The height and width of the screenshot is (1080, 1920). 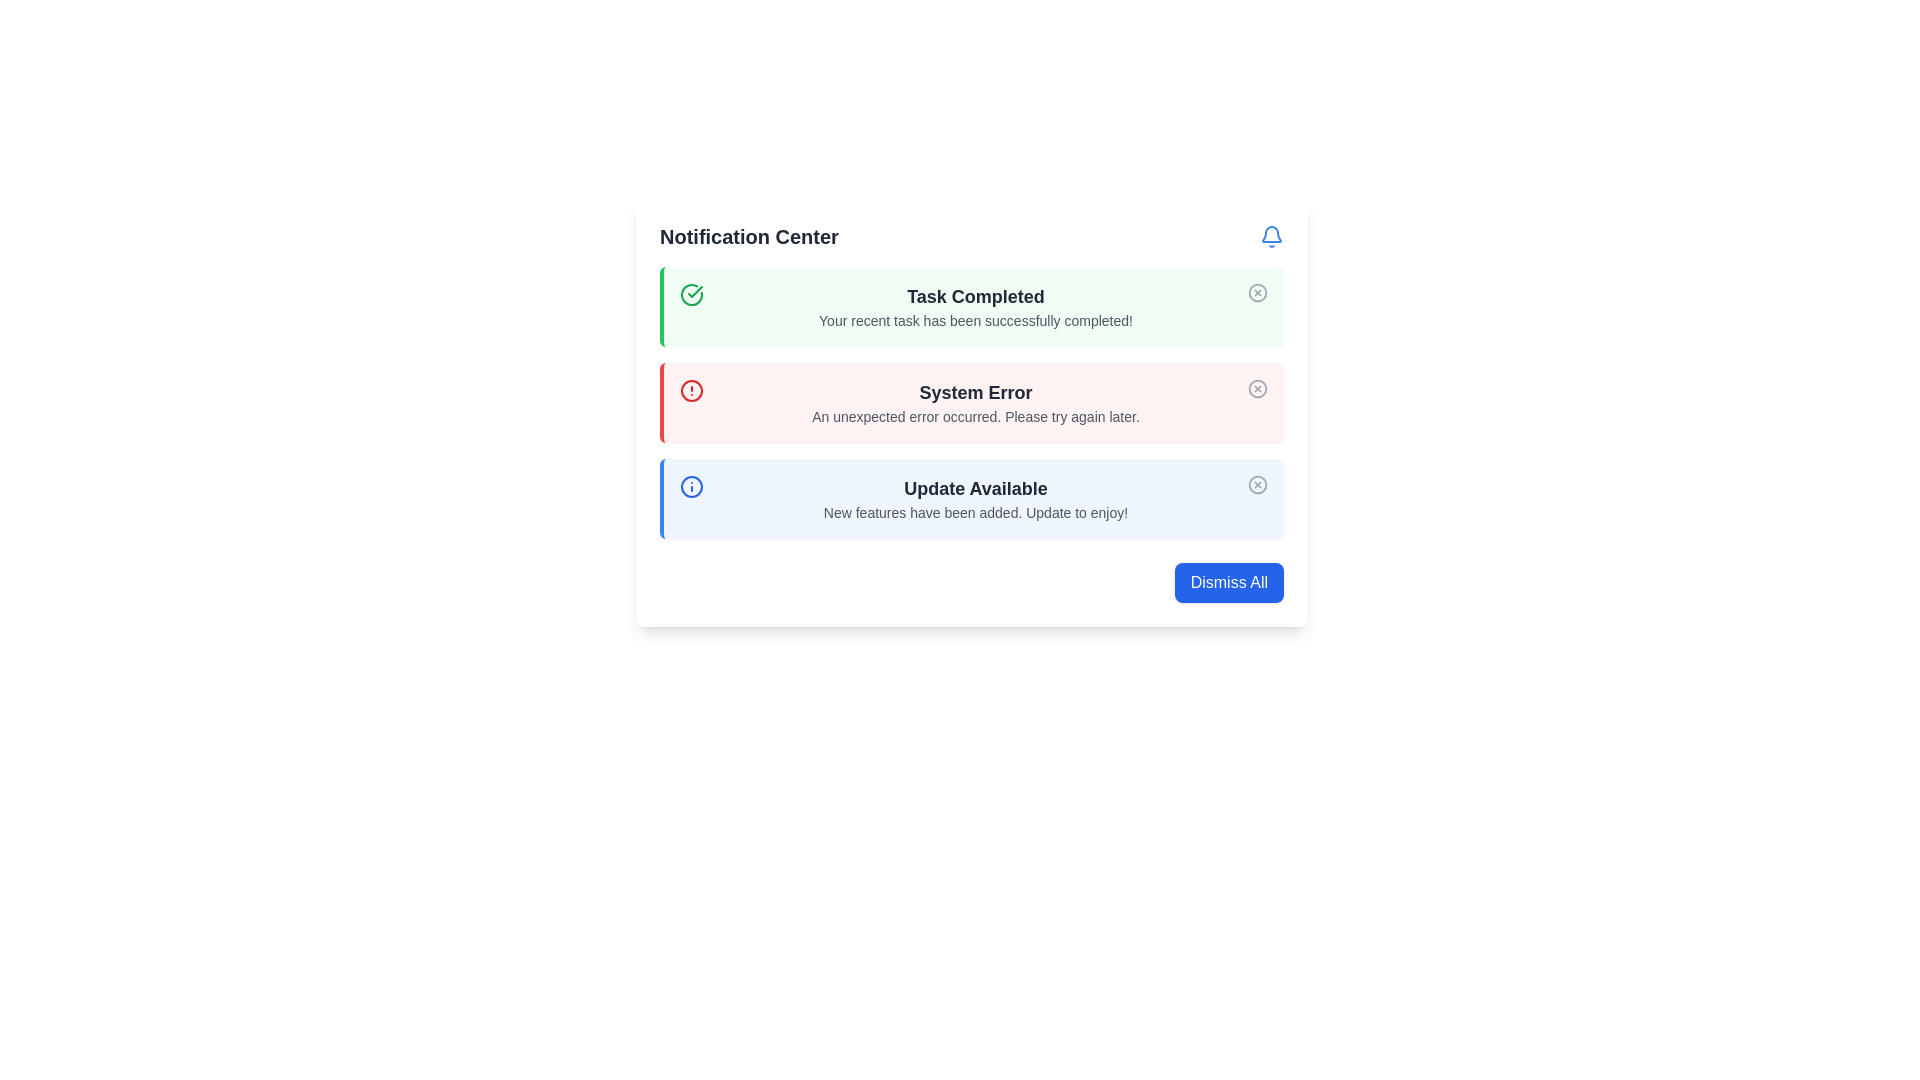 I want to click on the text content of the third notification message in the notification center to potentially trigger a tooltip or highlight, so click(x=975, y=497).